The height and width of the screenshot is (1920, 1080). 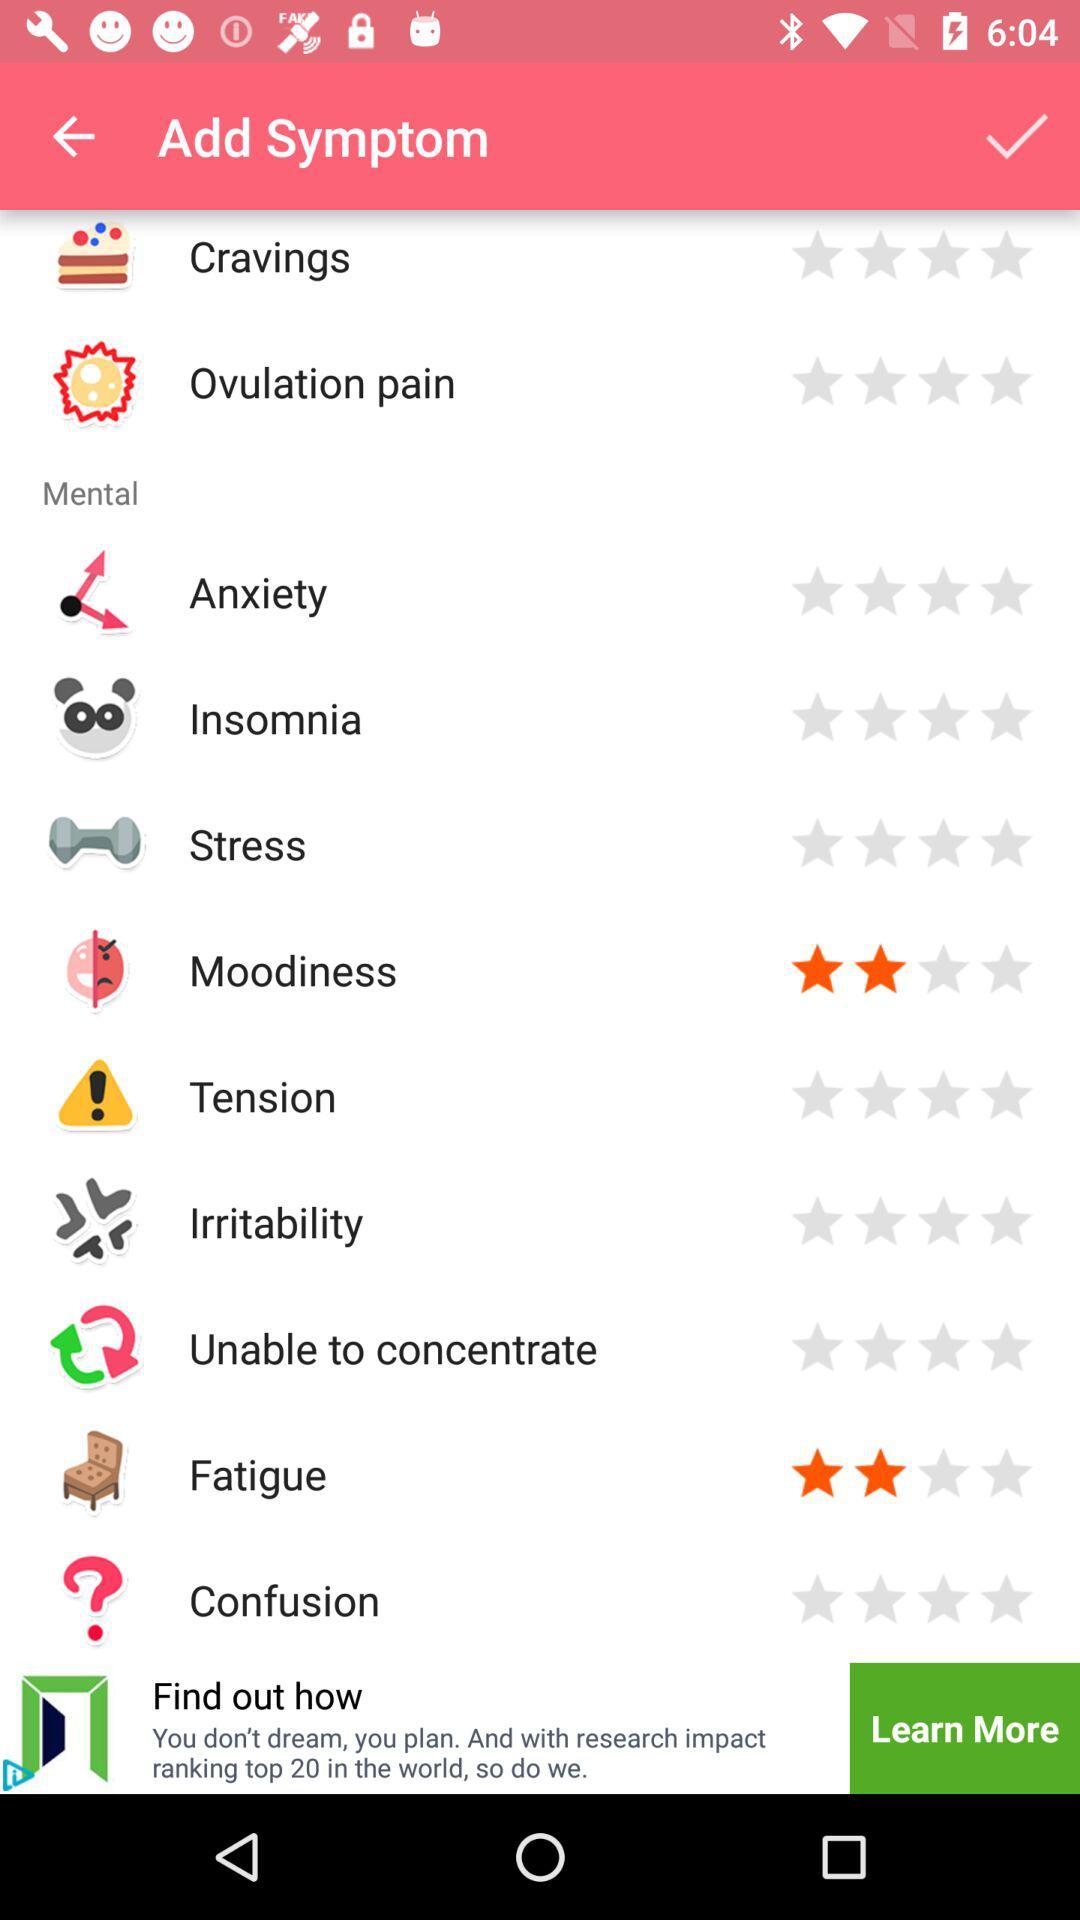 What do you see at coordinates (879, 1473) in the screenshot?
I see `rate two stars` at bounding box center [879, 1473].